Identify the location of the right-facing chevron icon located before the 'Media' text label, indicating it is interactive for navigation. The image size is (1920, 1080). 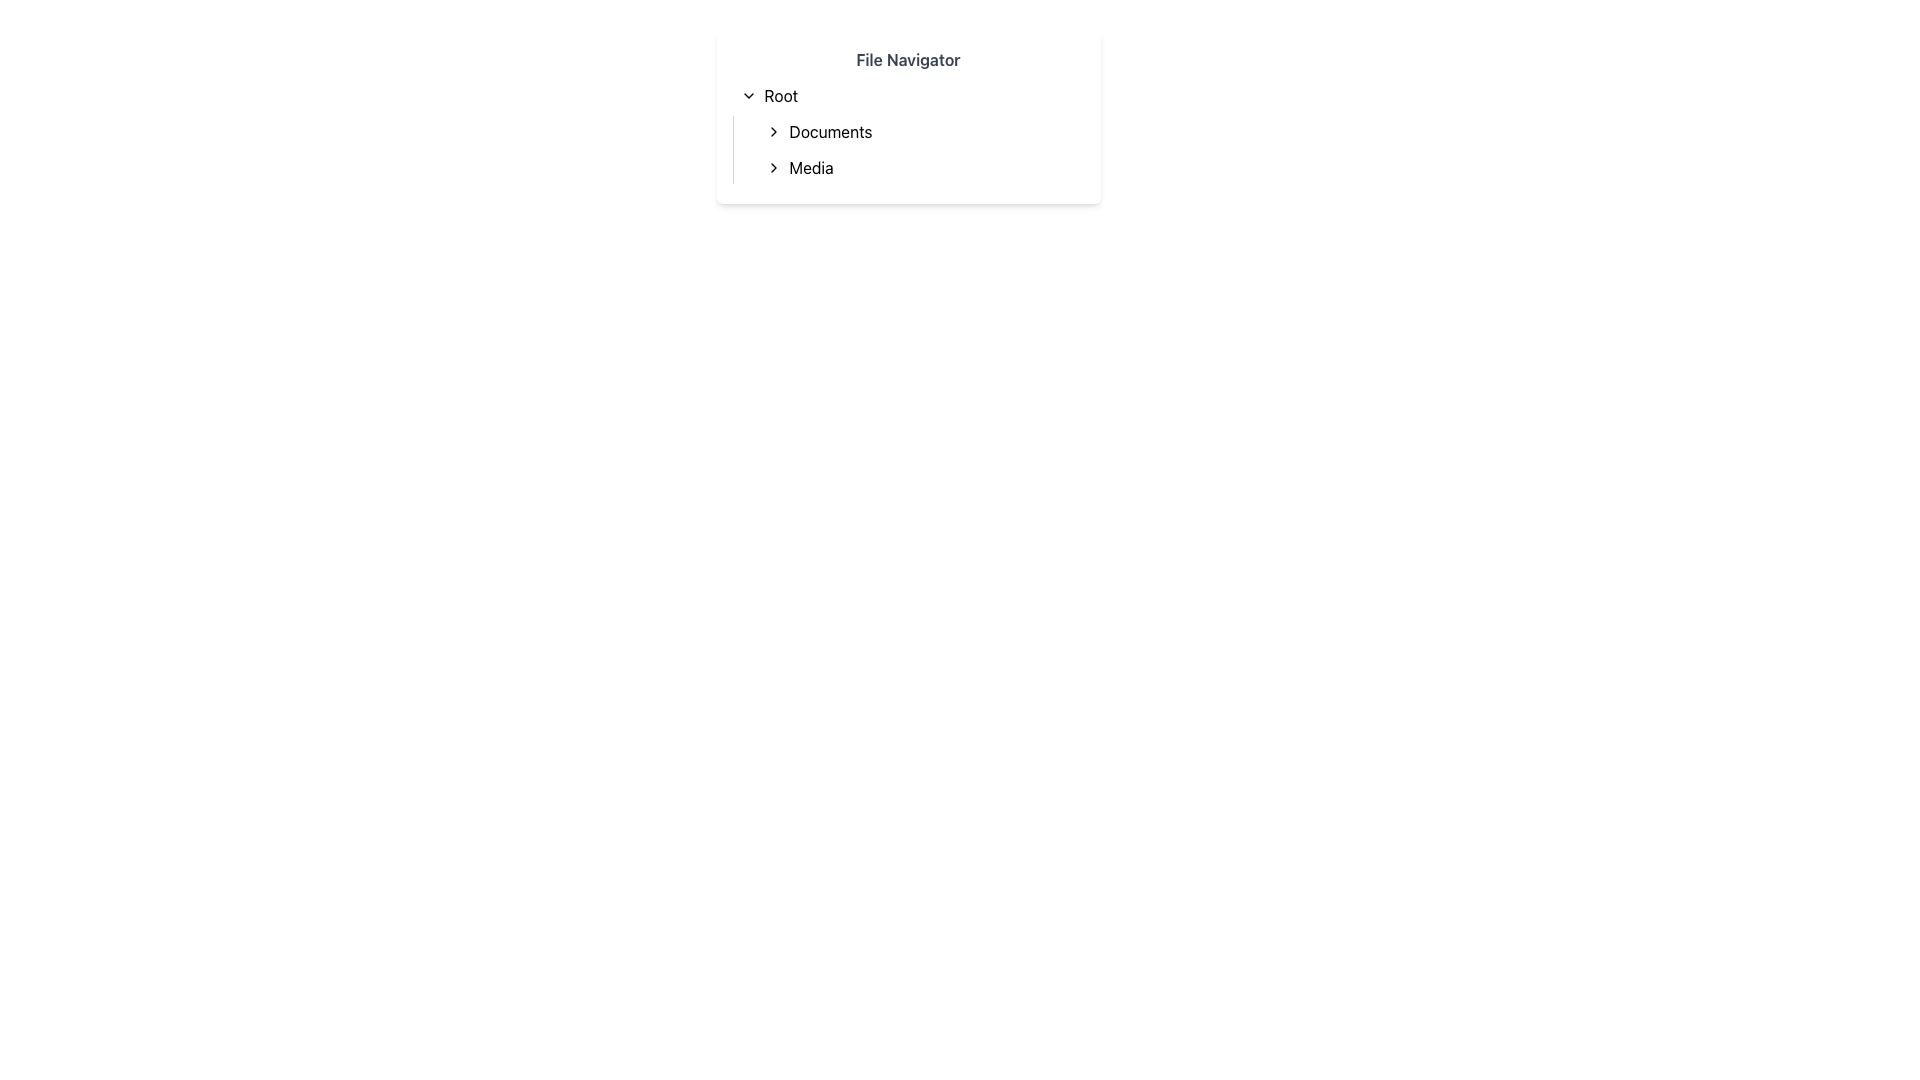
(772, 167).